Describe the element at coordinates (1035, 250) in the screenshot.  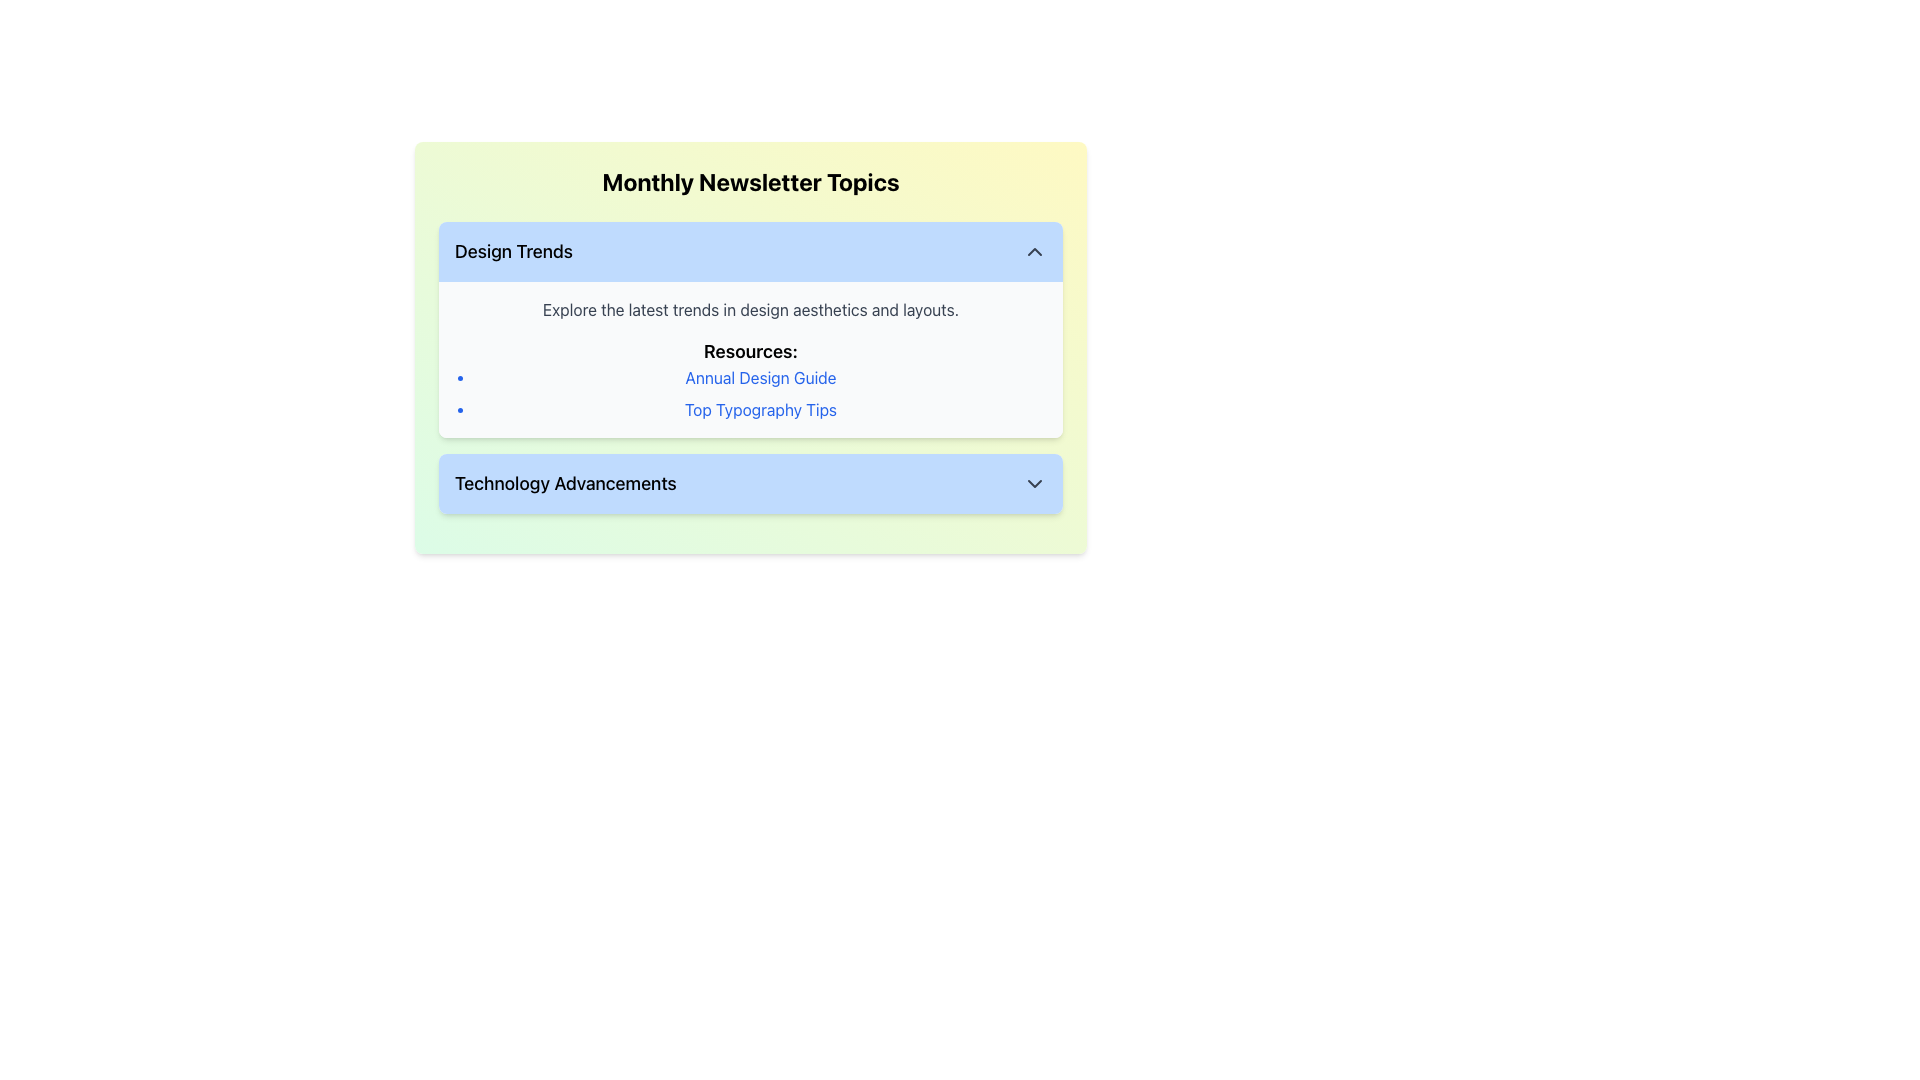
I see `the upward-pointing arrow icon button located at the right end of the 'Design Trends' section` at that location.